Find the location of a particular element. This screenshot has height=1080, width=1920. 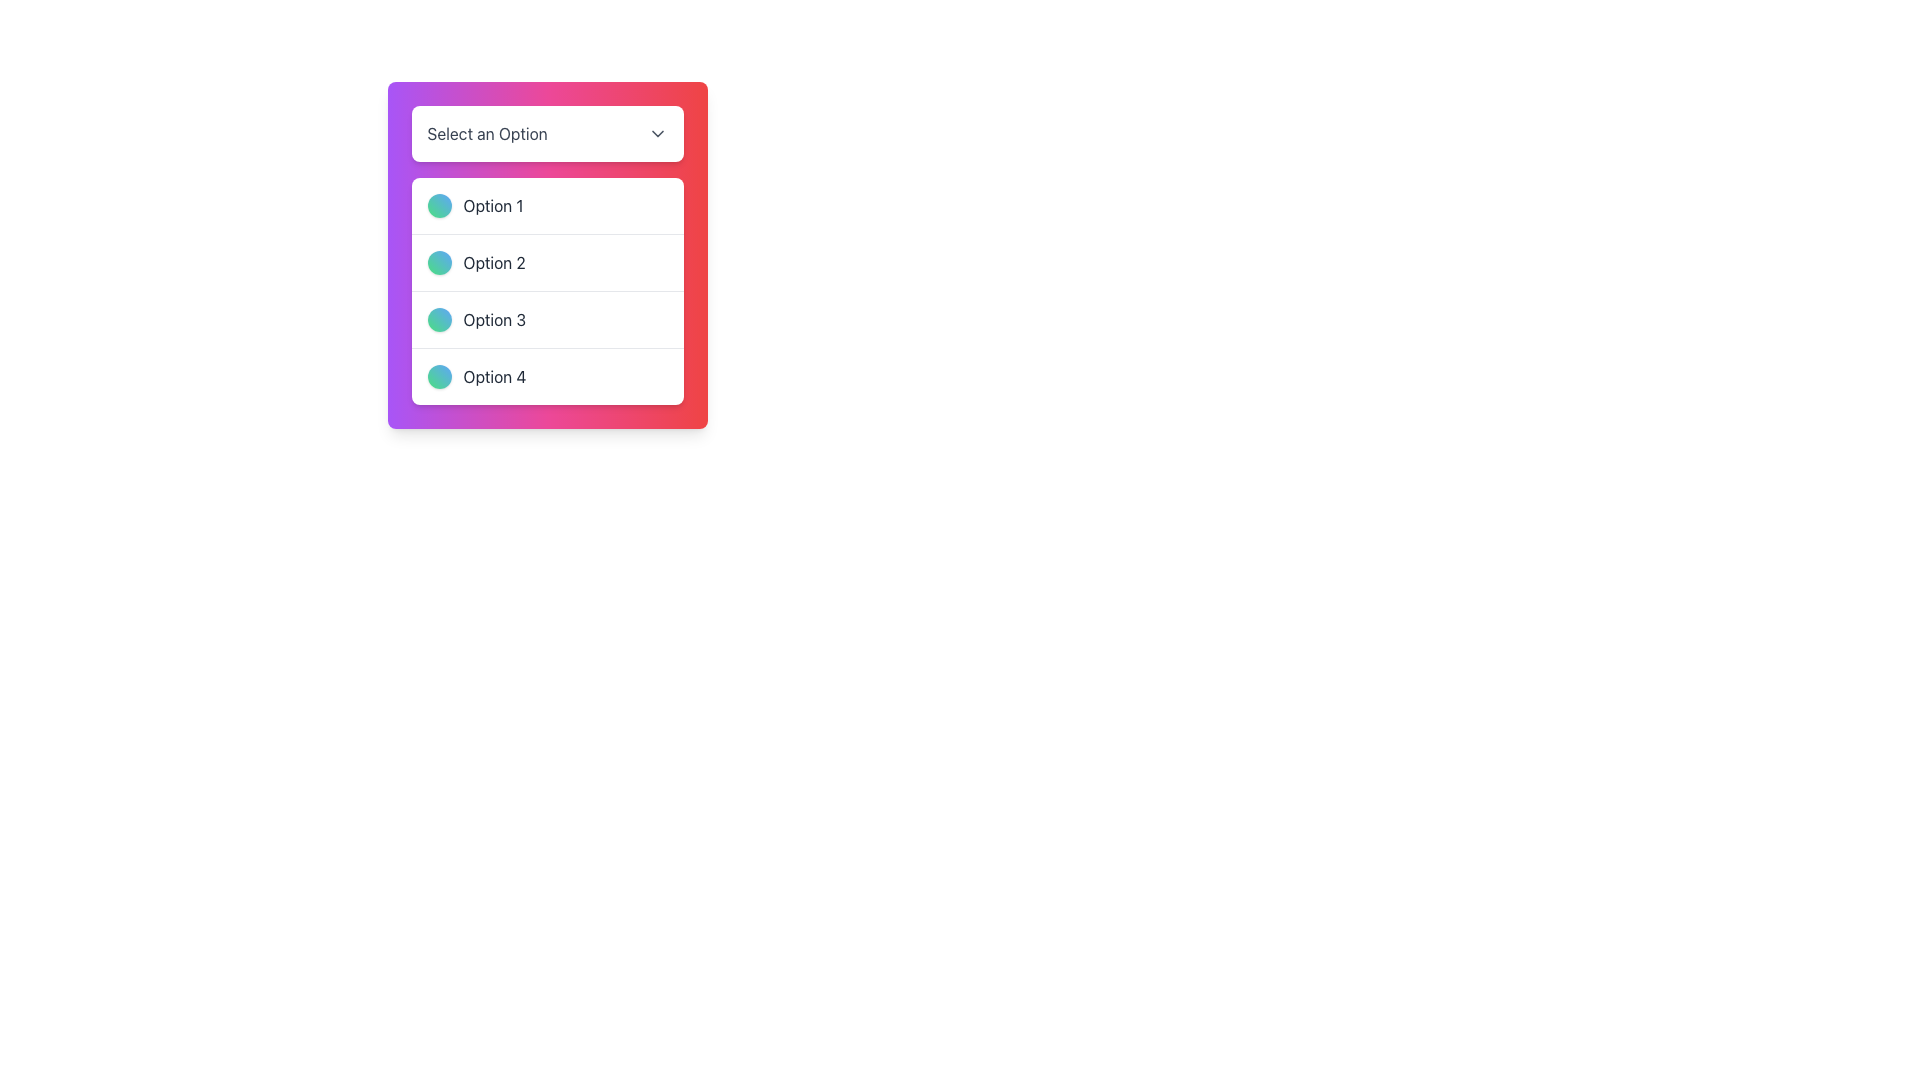

the circular decorative indicator icon aligned to the left of the 'Option 2' label in the dropdown menu is located at coordinates (438, 261).